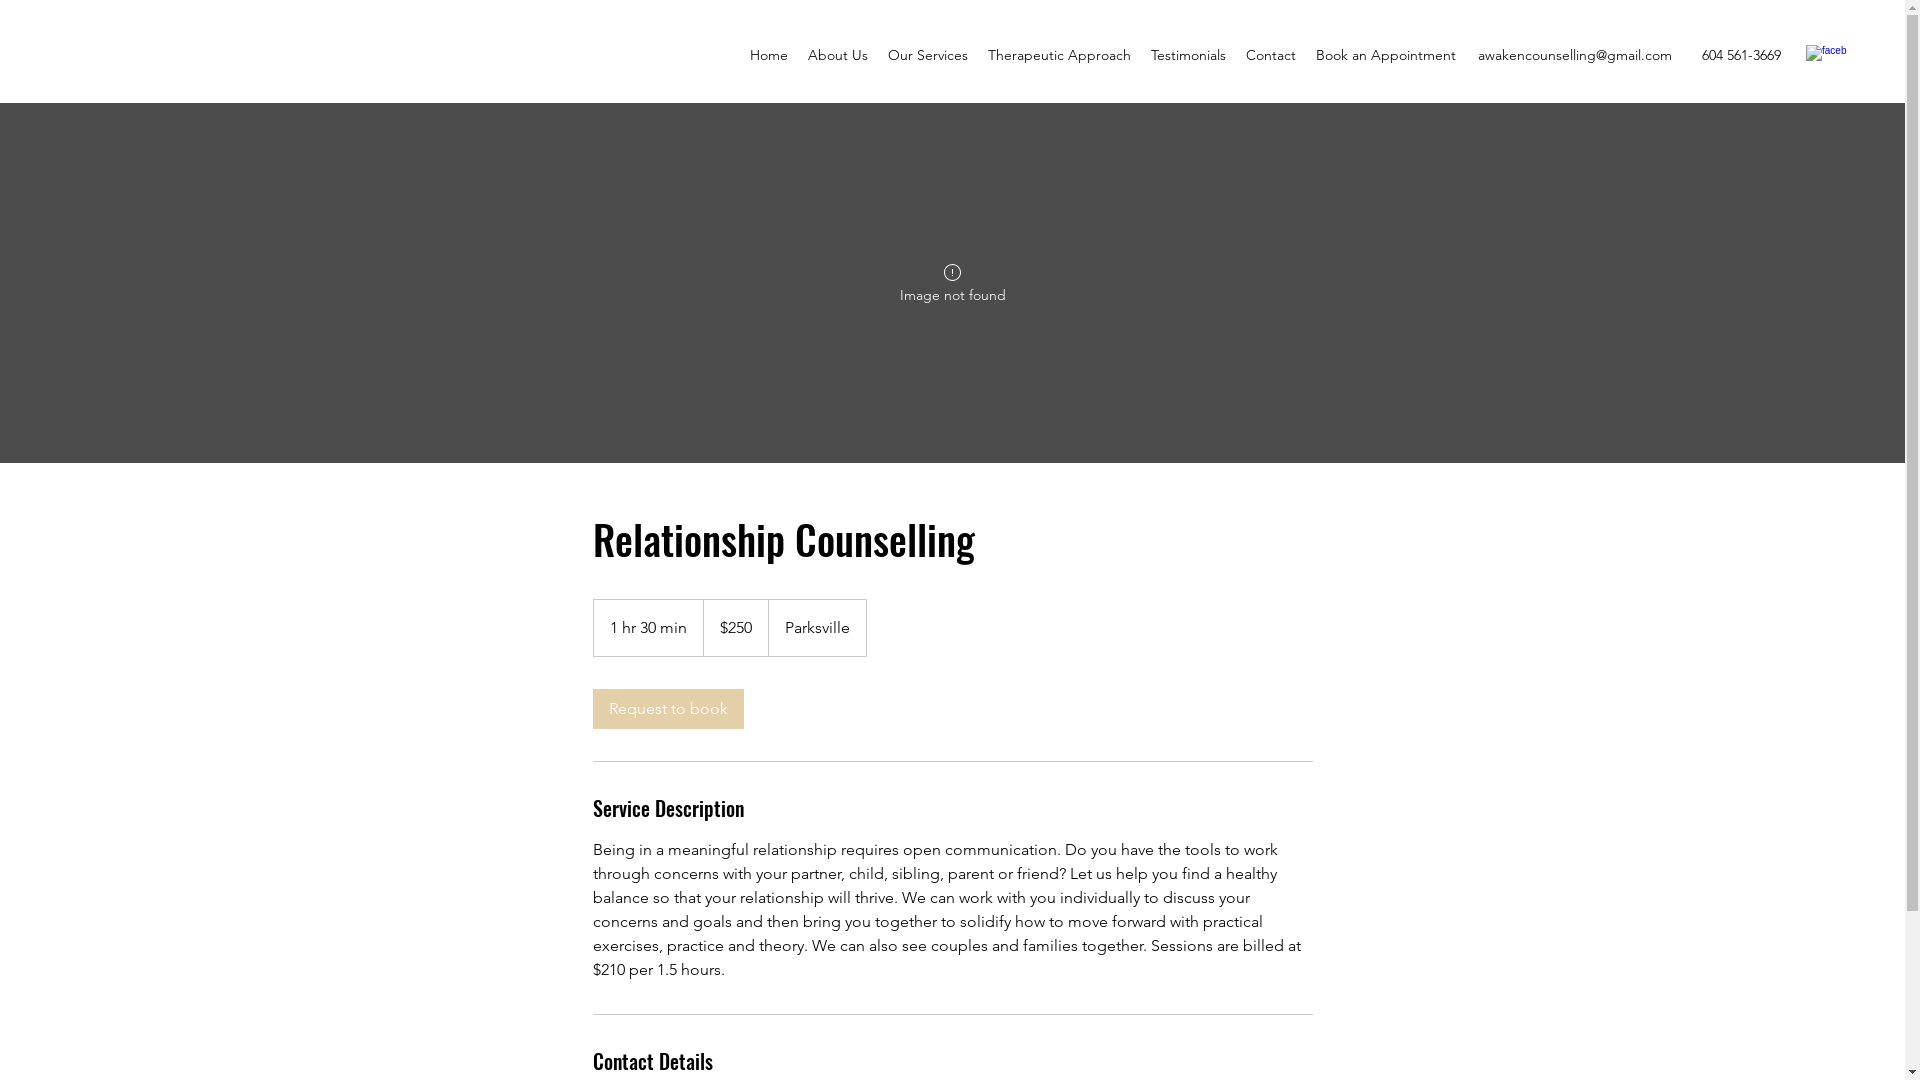 This screenshot has width=1920, height=1080. I want to click on 'Testimonials', so click(1188, 53).